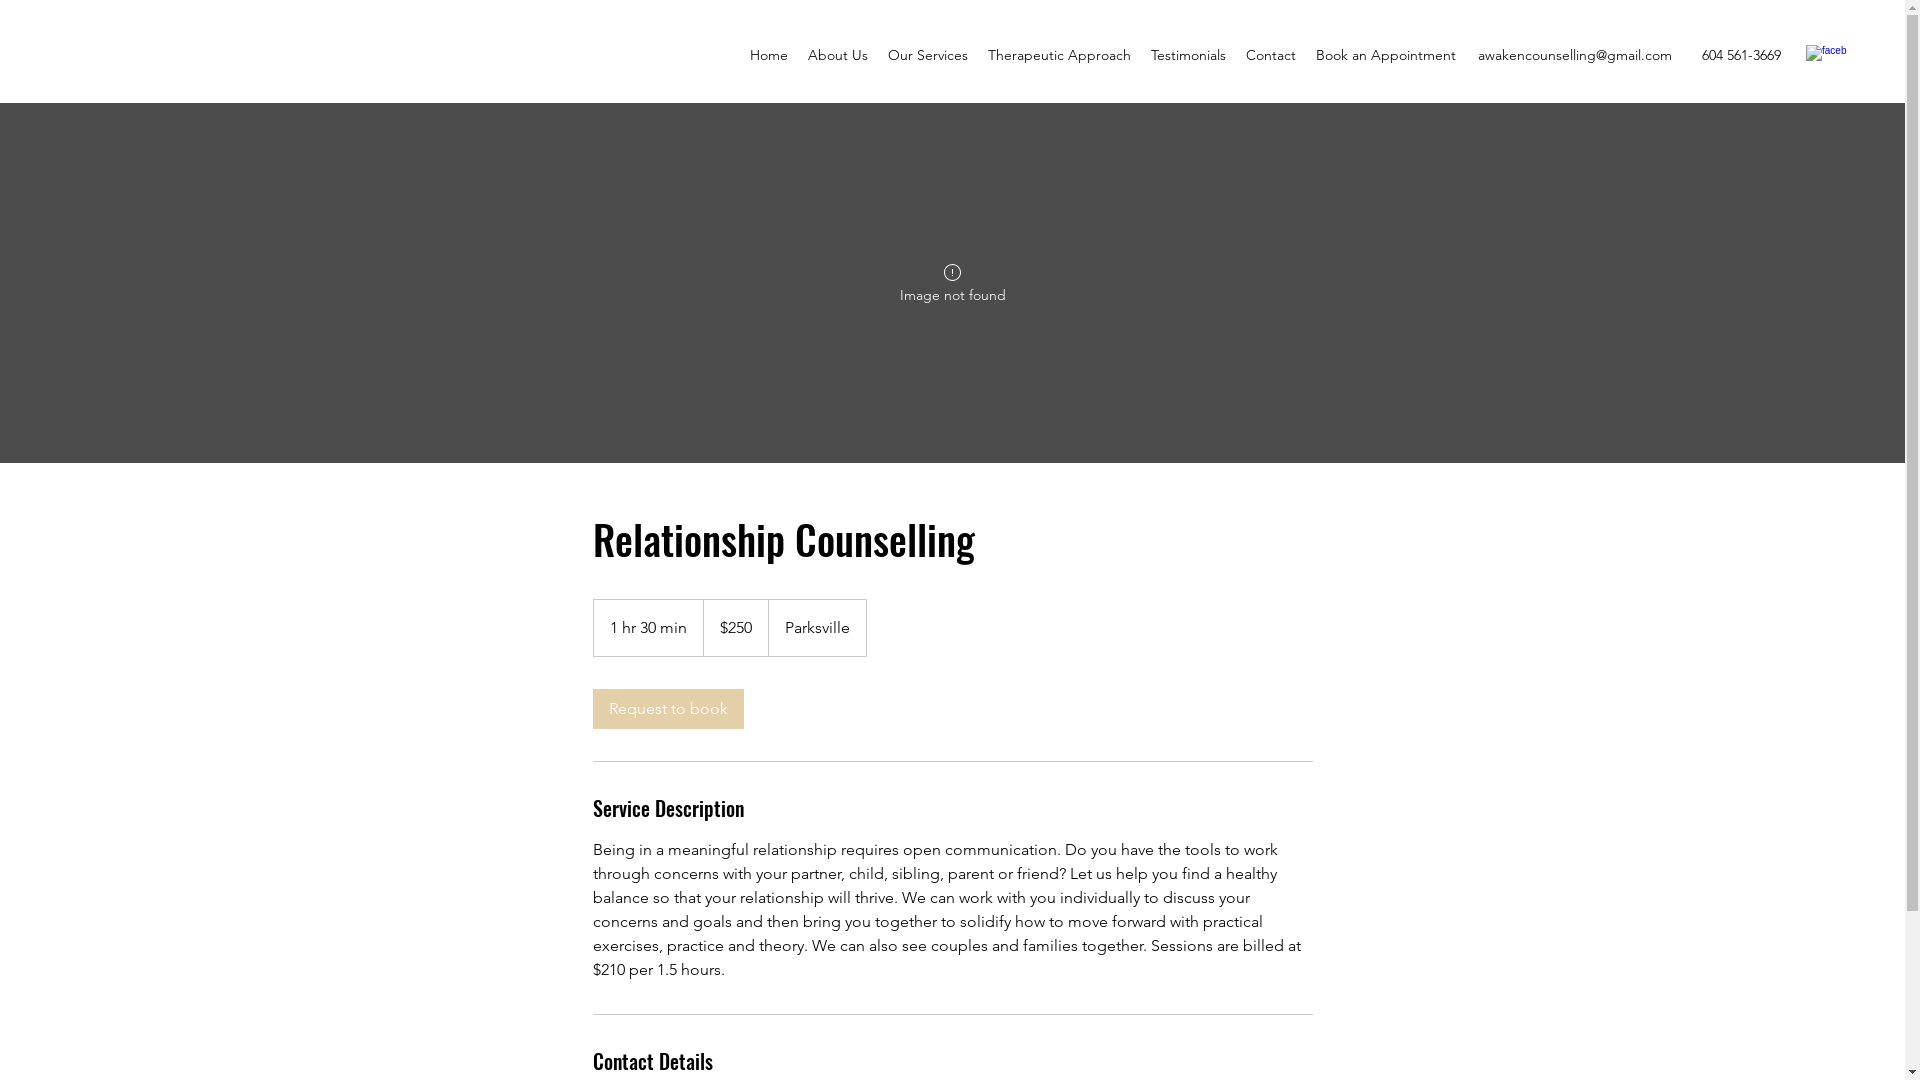 This screenshot has width=1920, height=1080. I want to click on 'Testimonials', so click(1188, 53).